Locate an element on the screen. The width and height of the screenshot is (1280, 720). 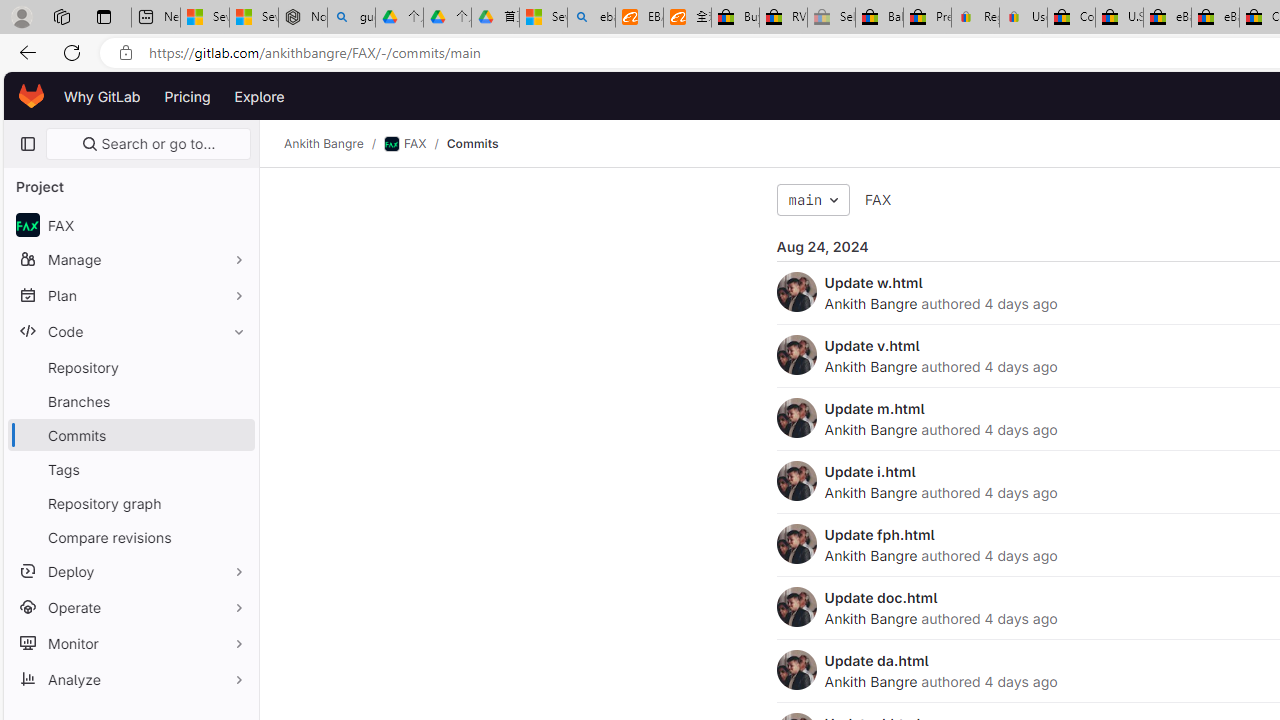
'Ankith Bangre' is located at coordinates (795, 669).